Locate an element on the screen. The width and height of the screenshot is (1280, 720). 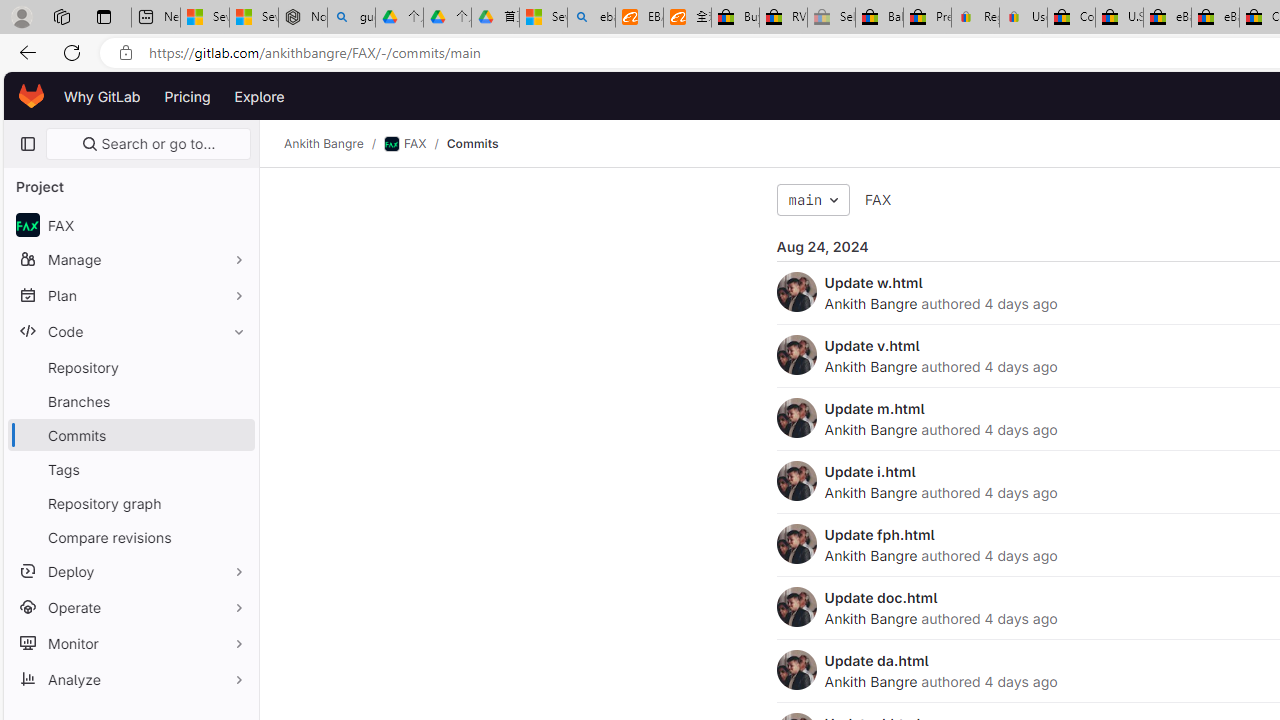
'Ankith Bangre' is located at coordinates (795, 669).